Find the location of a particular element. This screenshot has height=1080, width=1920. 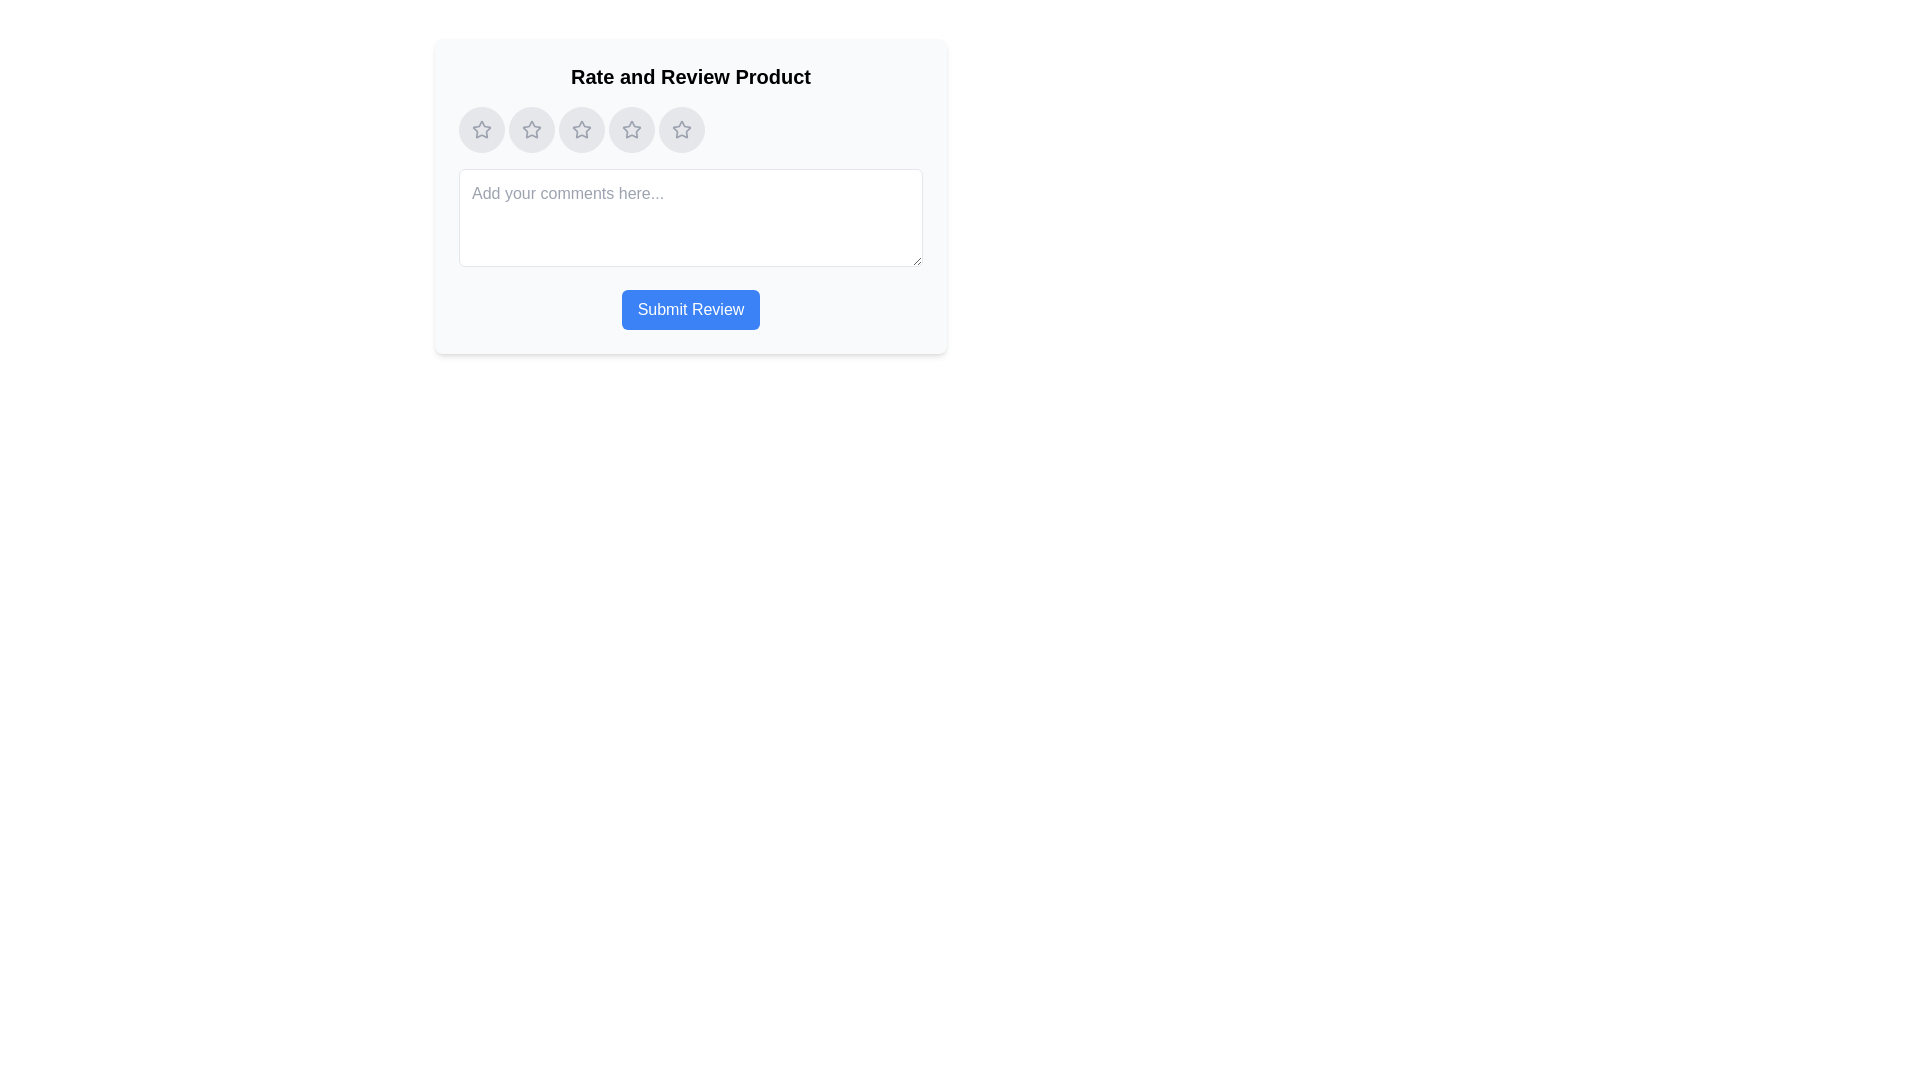

the third star button in the rating system is located at coordinates (580, 130).